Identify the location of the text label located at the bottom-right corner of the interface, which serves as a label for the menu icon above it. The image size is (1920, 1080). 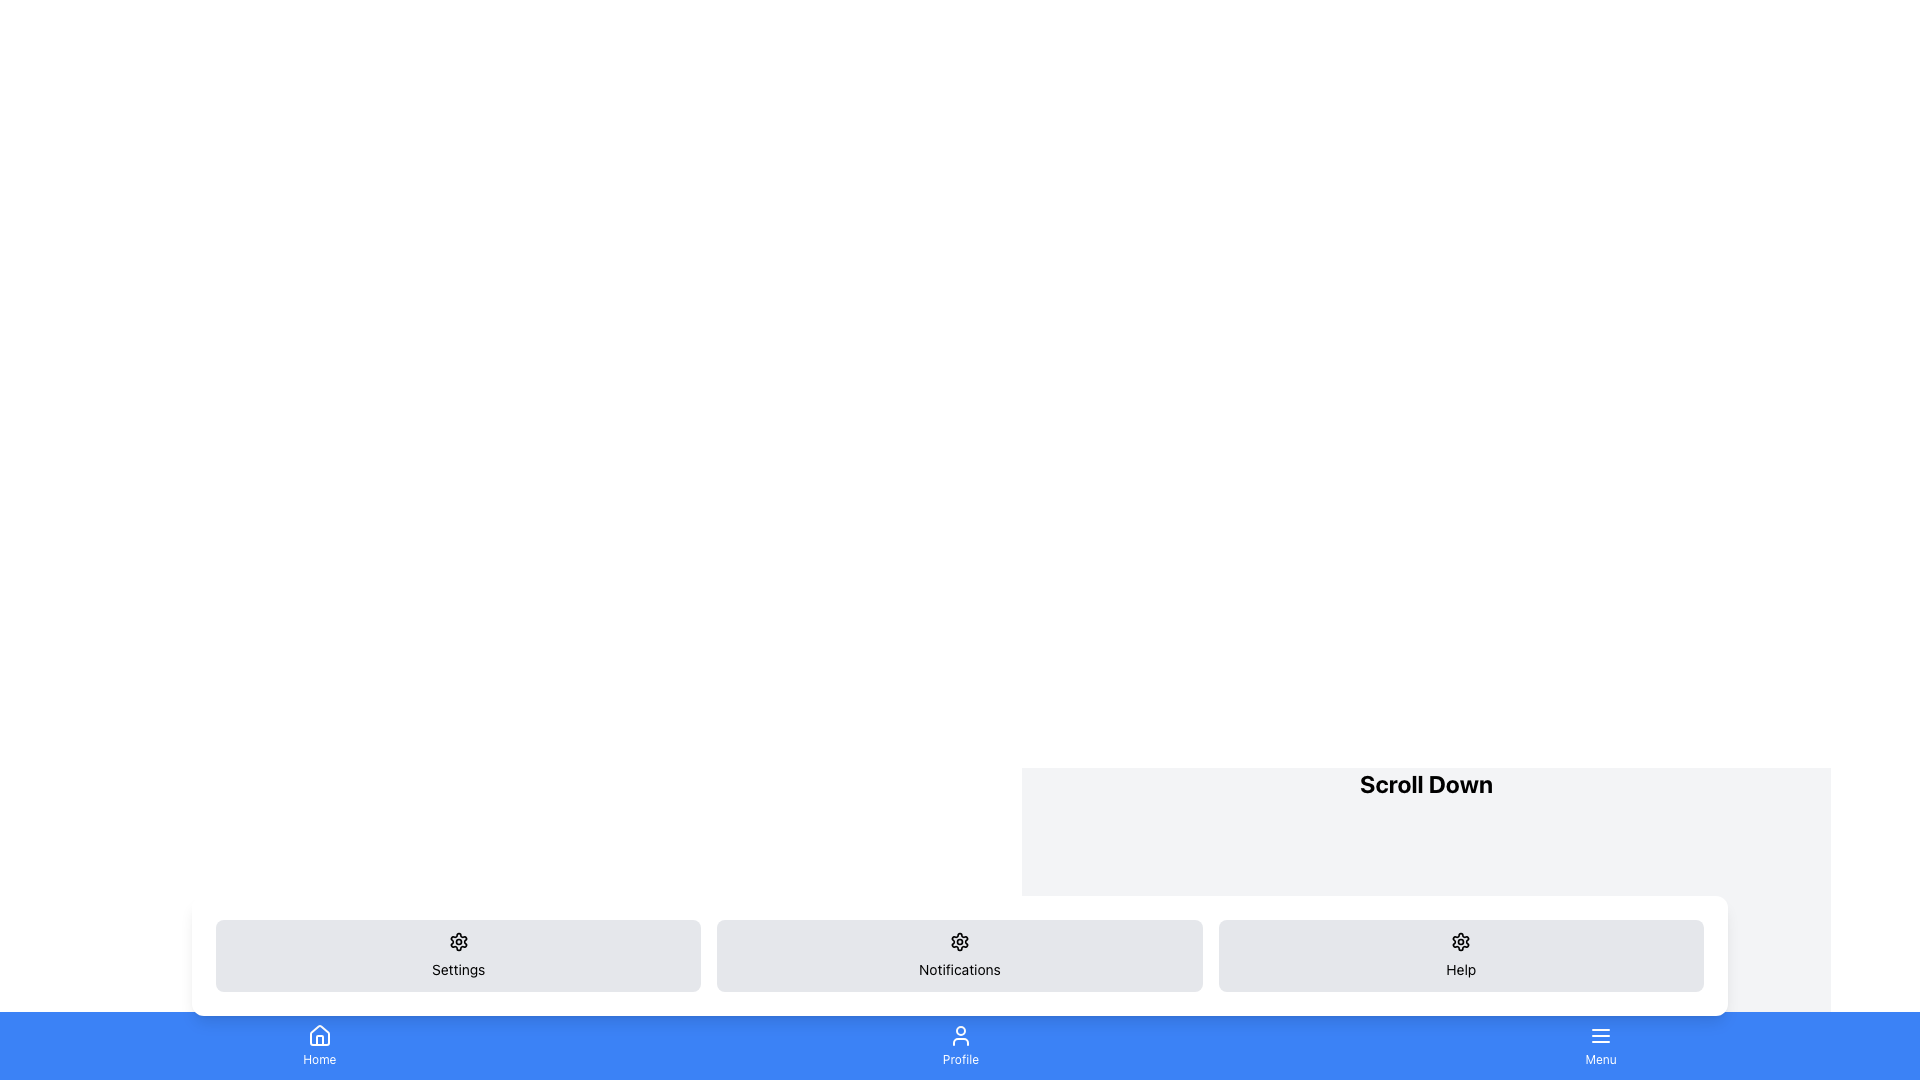
(1601, 1059).